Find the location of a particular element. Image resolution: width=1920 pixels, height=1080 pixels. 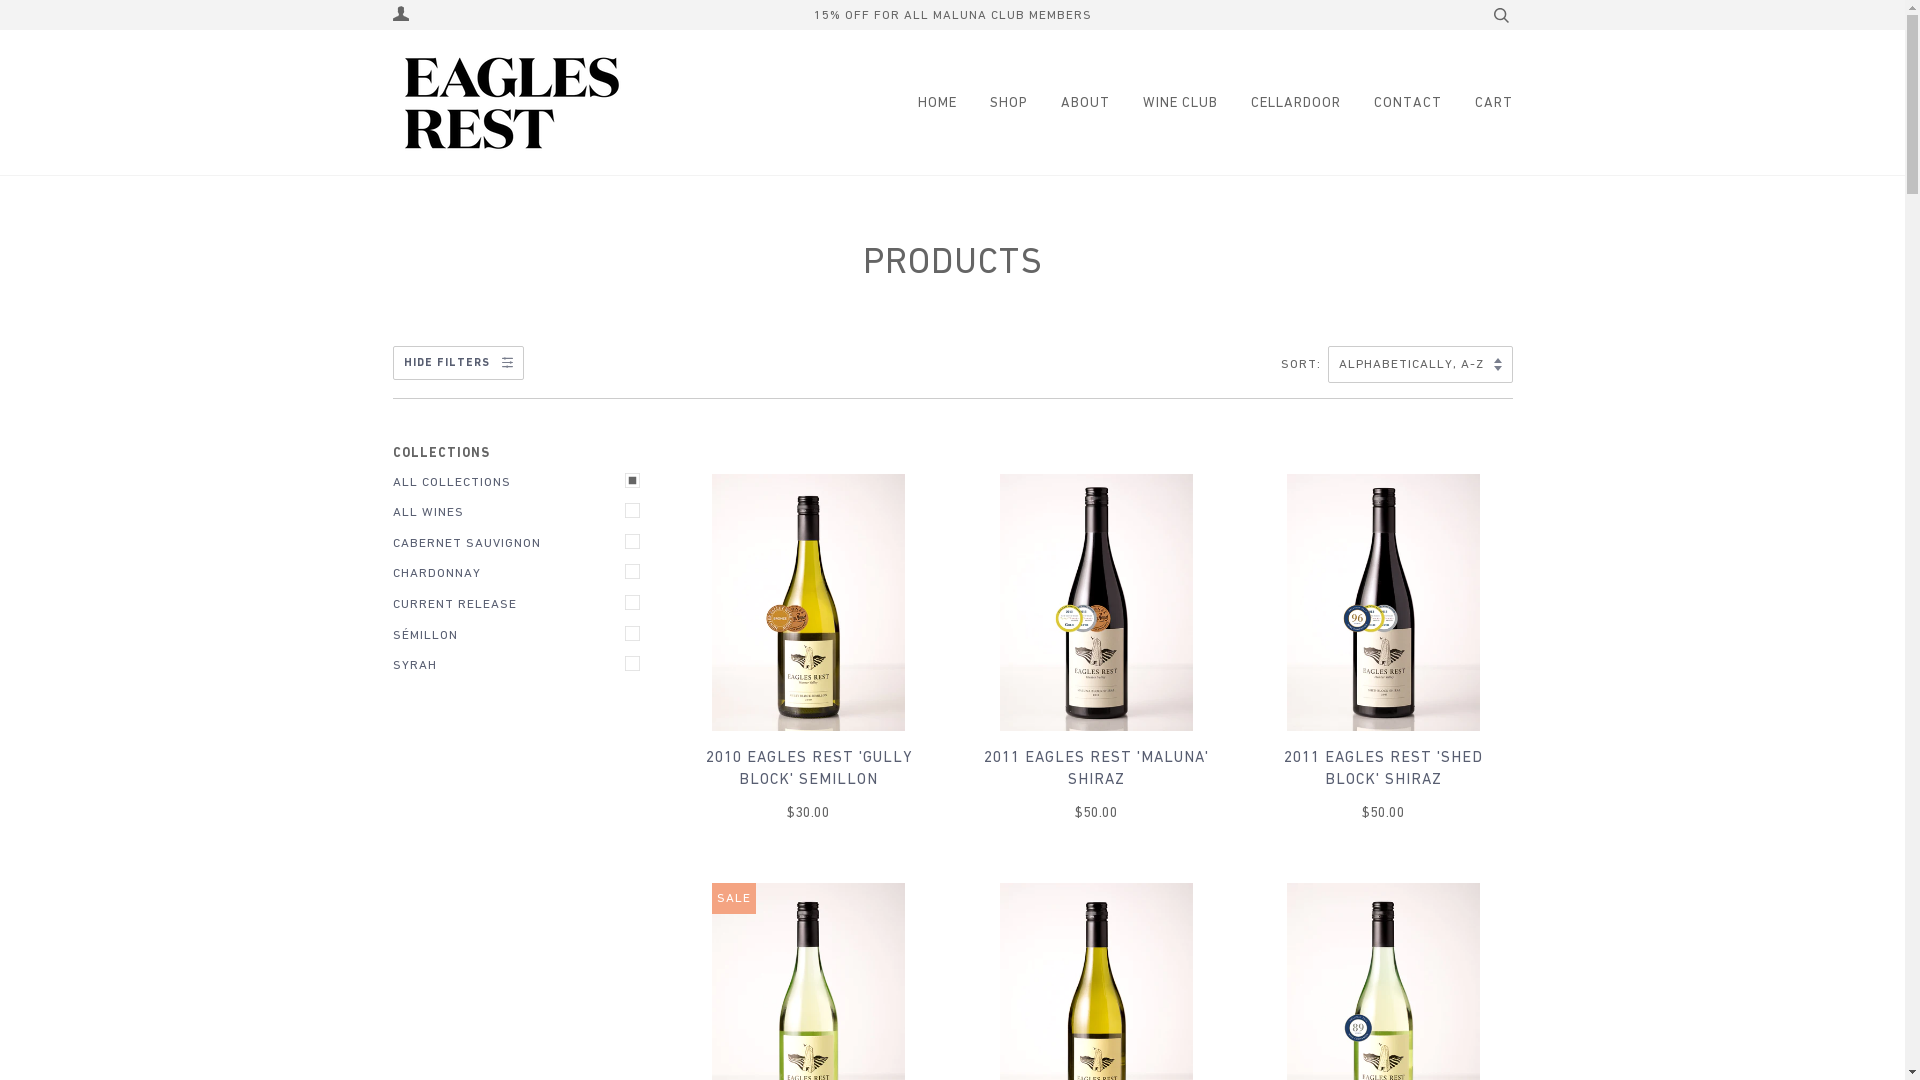

'WINE CLUB' is located at coordinates (1164, 101).